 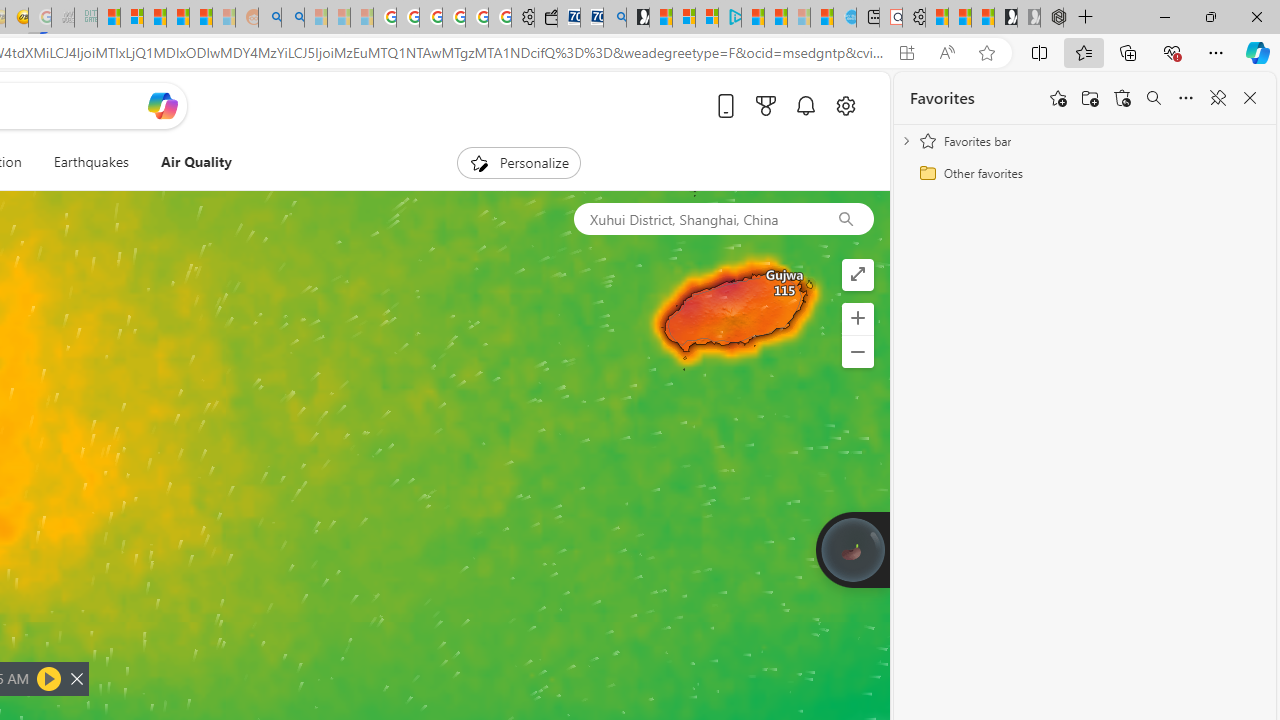 What do you see at coordinates (200, 17) in the screenshot?
I see `'Student Loan Update: Forgiveness Program Ends This Month'` at bounding box center [200, 17].